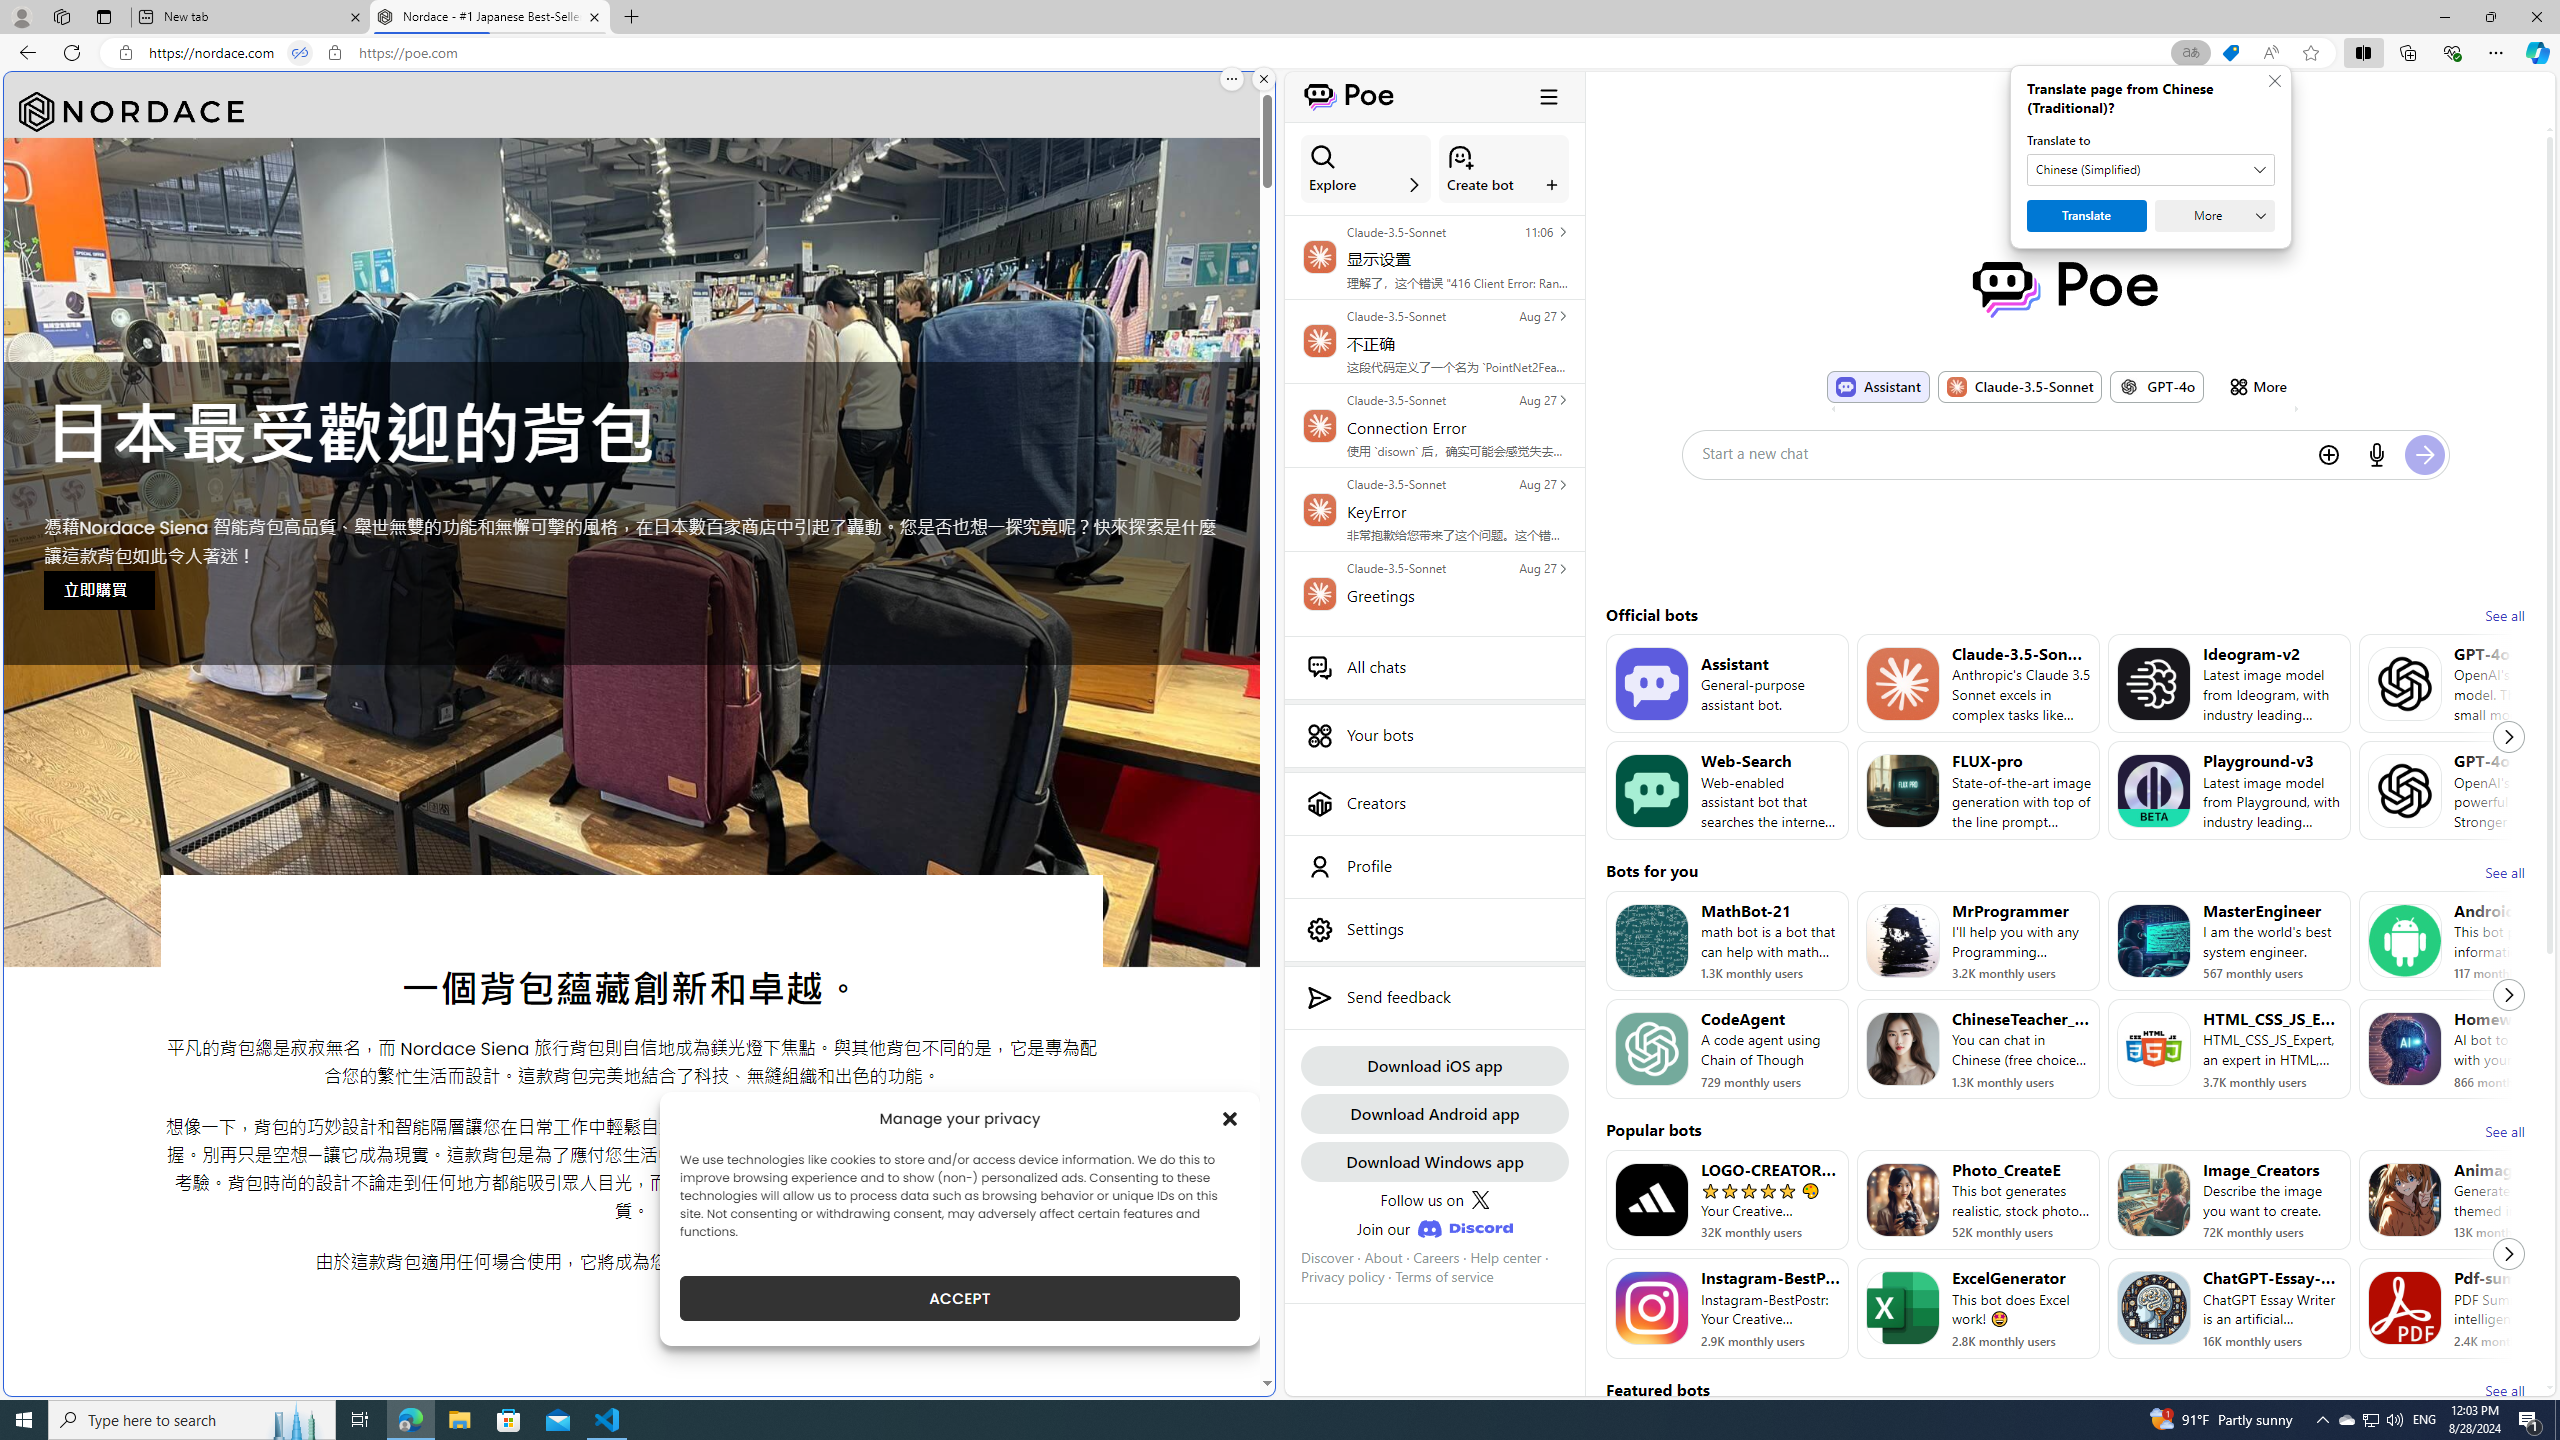 The image size is (2560, 1440). I want to click on 'More', so click(2257, 386).